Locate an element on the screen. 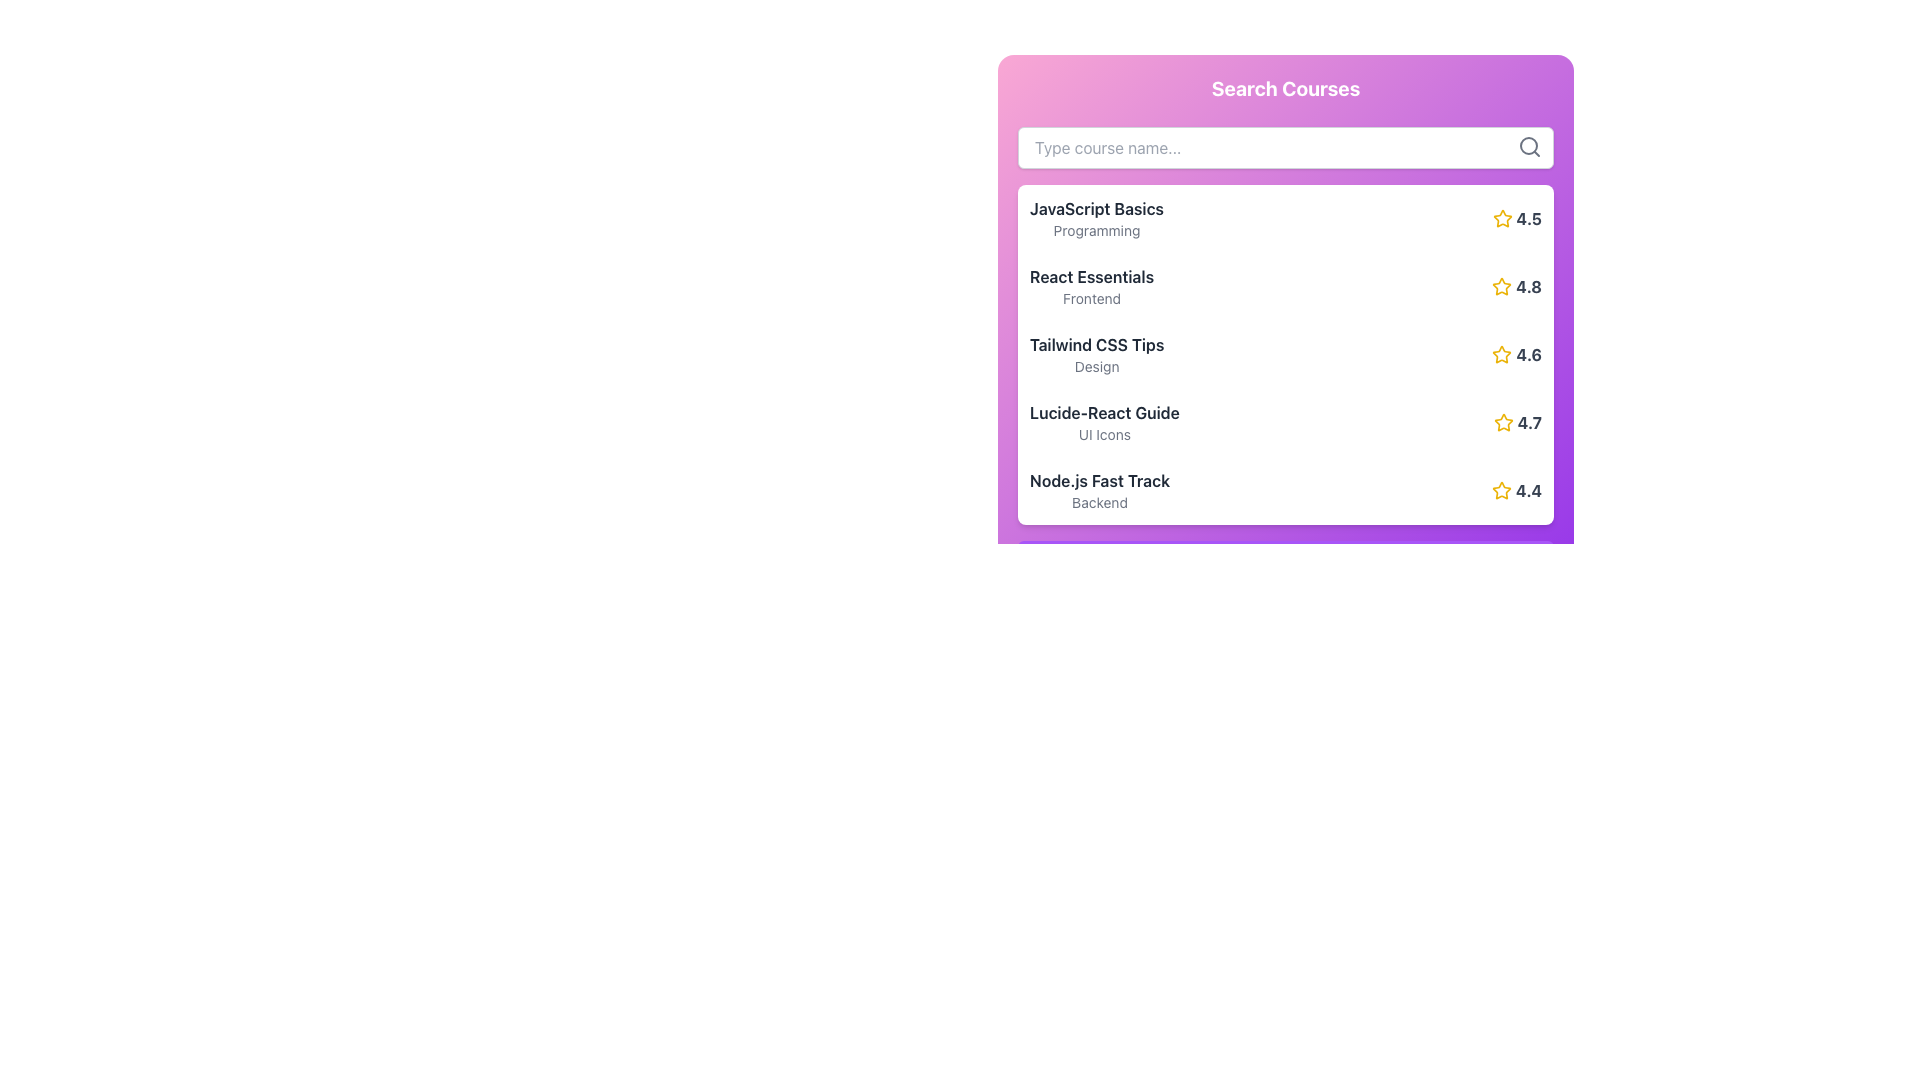 This screenshot has height=1080, width=1920. text label located immediately below the 'Node.js Fast Track' title in the course list is located at coordinates (1098, 501).